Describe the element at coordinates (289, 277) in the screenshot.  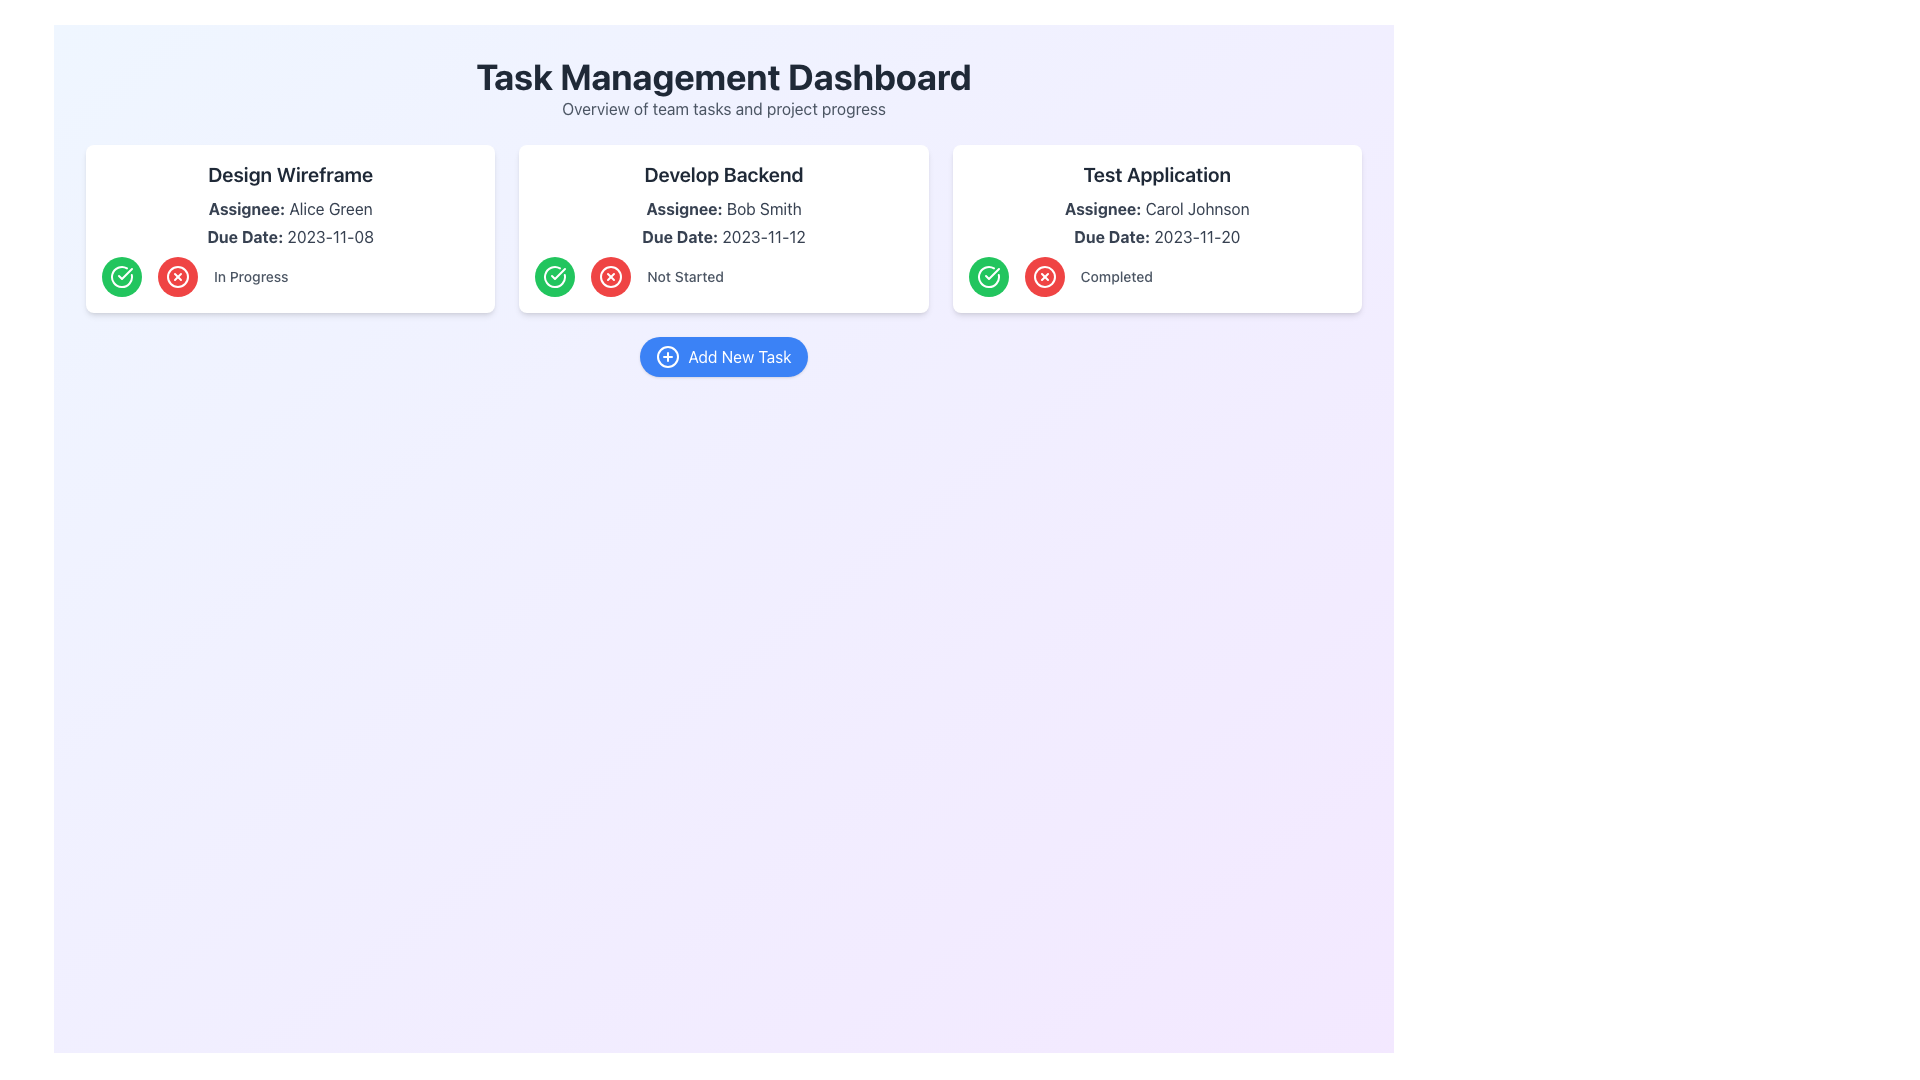
I see `the 'In Progress' text label that indicates the current status of the task, located at the bottom section of the task card titled 'Design Wireframe', centered between the green check button and the red cross button` at that location.